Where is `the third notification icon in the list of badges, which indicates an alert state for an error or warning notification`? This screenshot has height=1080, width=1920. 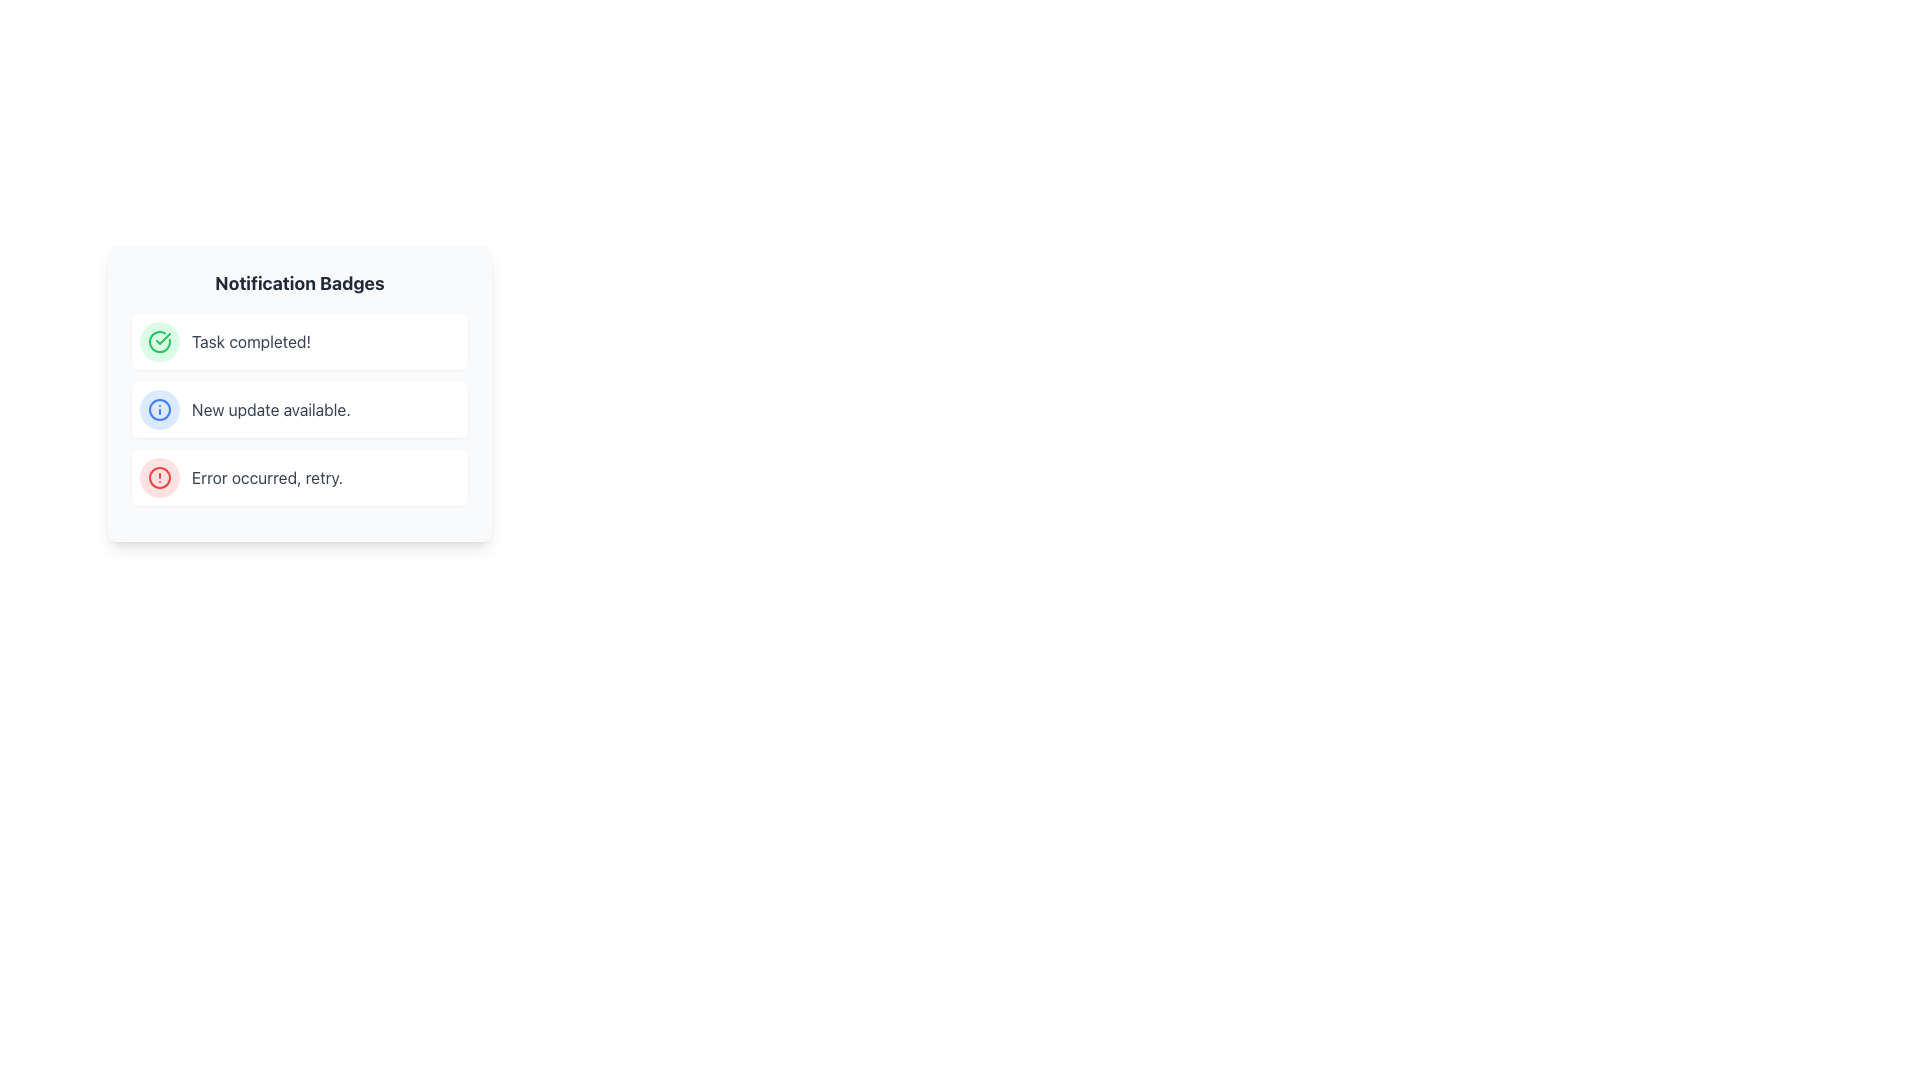 the third notification icon in the list of badges, which indicates an alert state for an error or warning notification is located at coordinates (158, 478).